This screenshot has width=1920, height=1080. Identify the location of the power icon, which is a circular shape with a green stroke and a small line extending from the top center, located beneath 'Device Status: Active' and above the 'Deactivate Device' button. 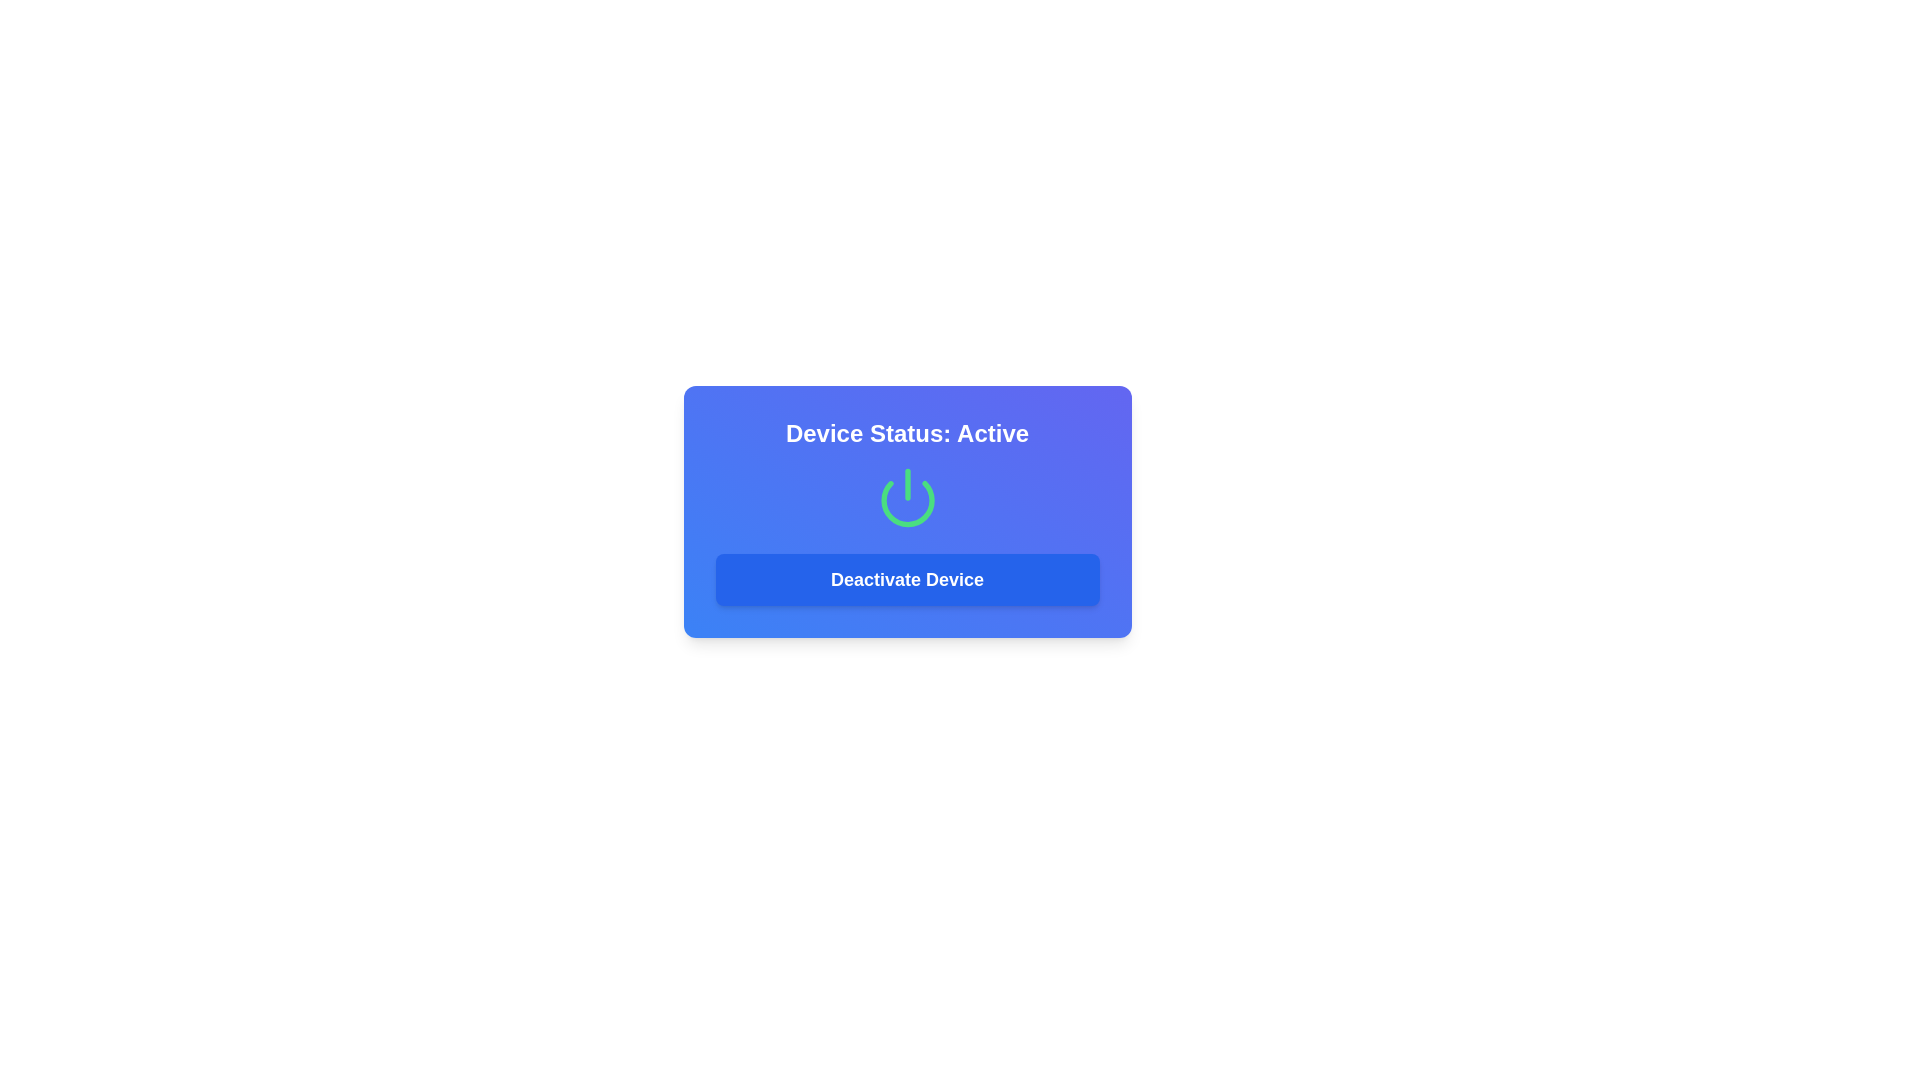
(906, 496).